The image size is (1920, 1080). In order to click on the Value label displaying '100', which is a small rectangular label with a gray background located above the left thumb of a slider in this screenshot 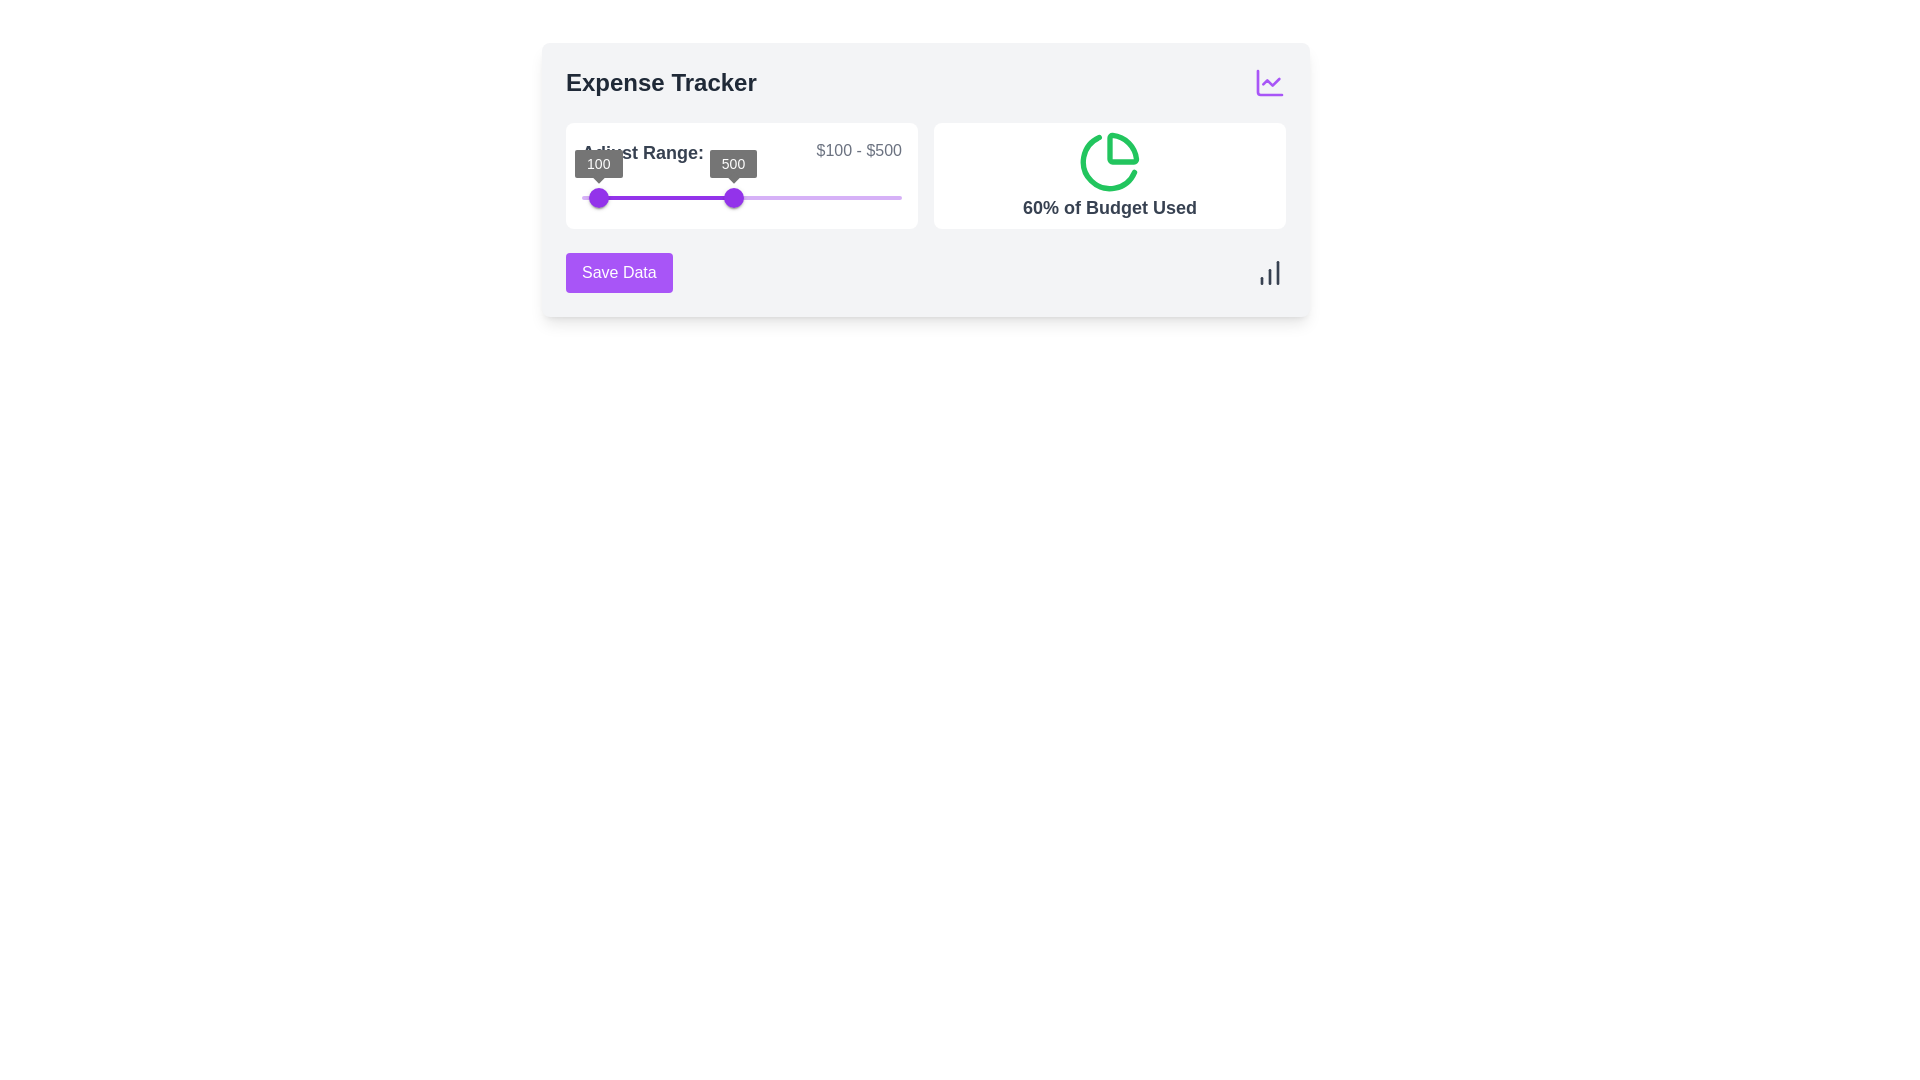, I will do `click(597, 162)`.